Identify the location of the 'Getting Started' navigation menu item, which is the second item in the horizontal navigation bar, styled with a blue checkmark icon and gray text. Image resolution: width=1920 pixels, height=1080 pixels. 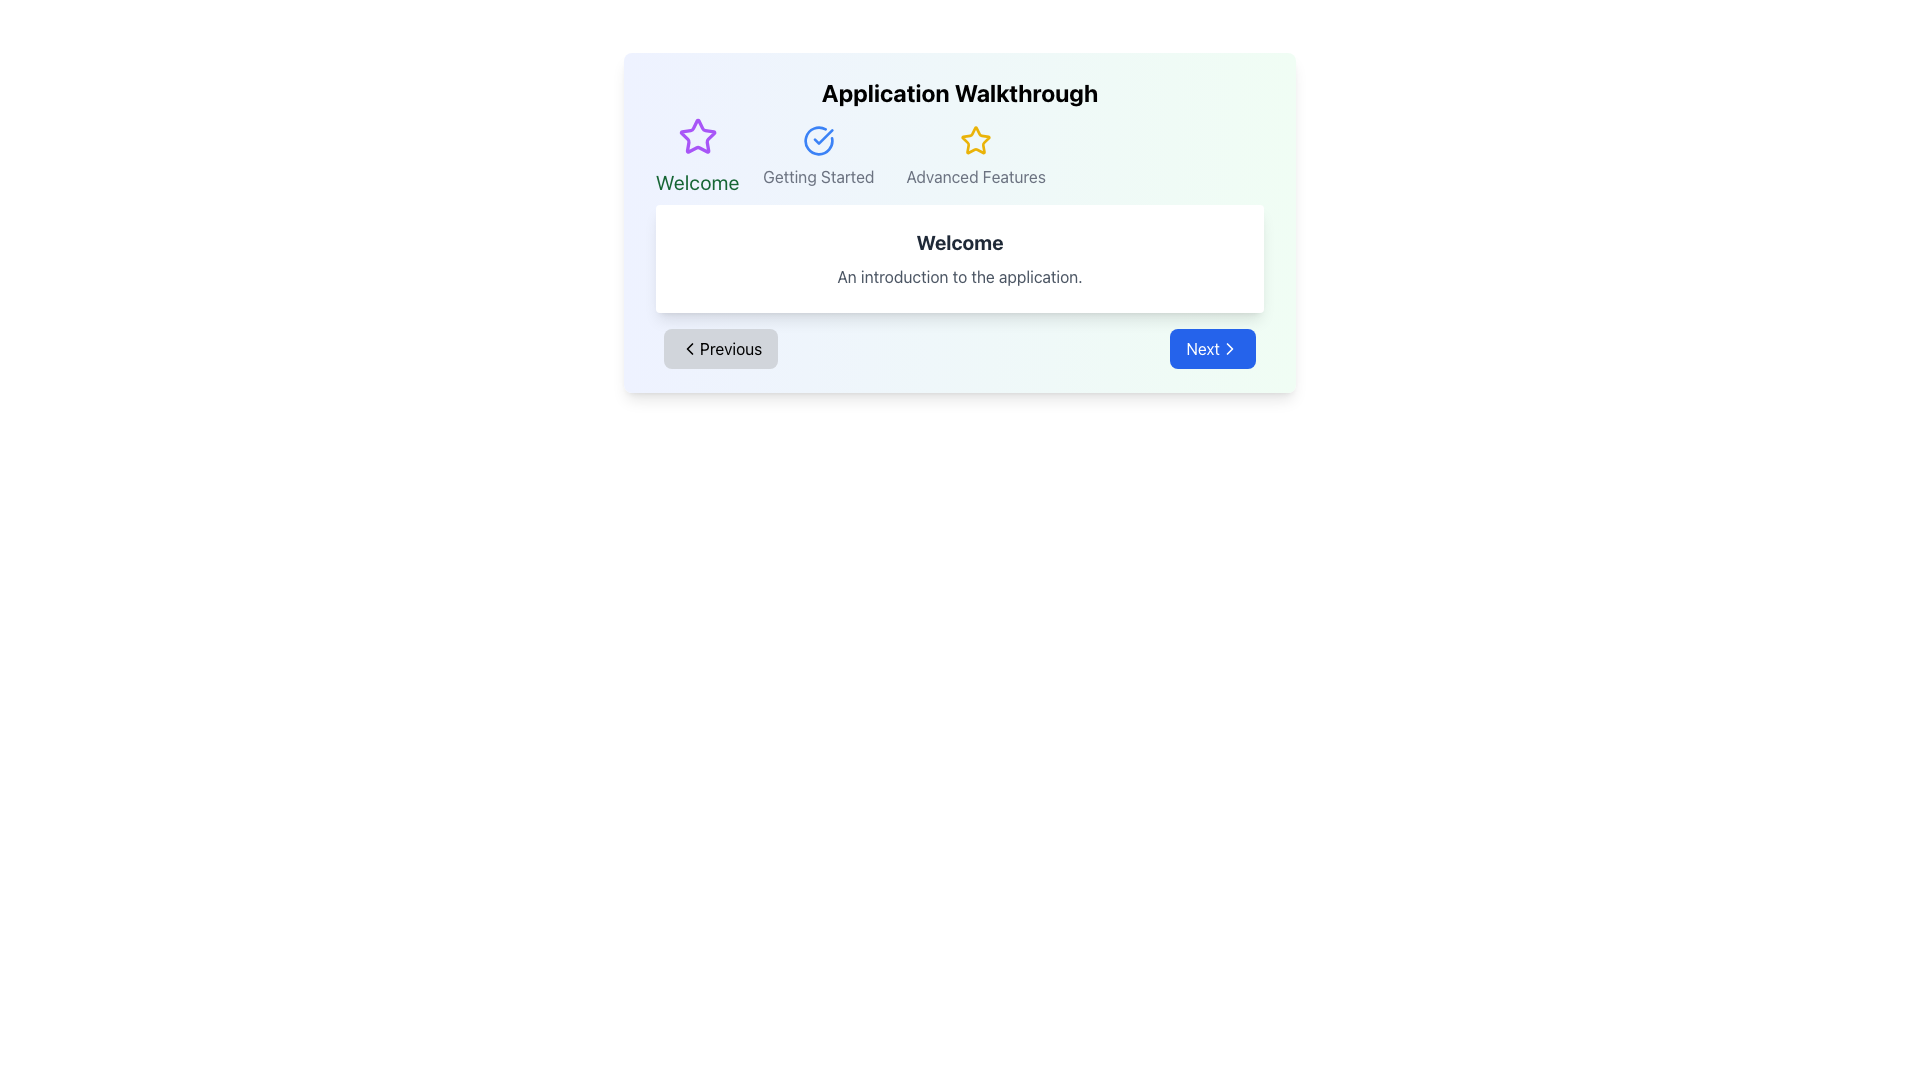
(818, 156).